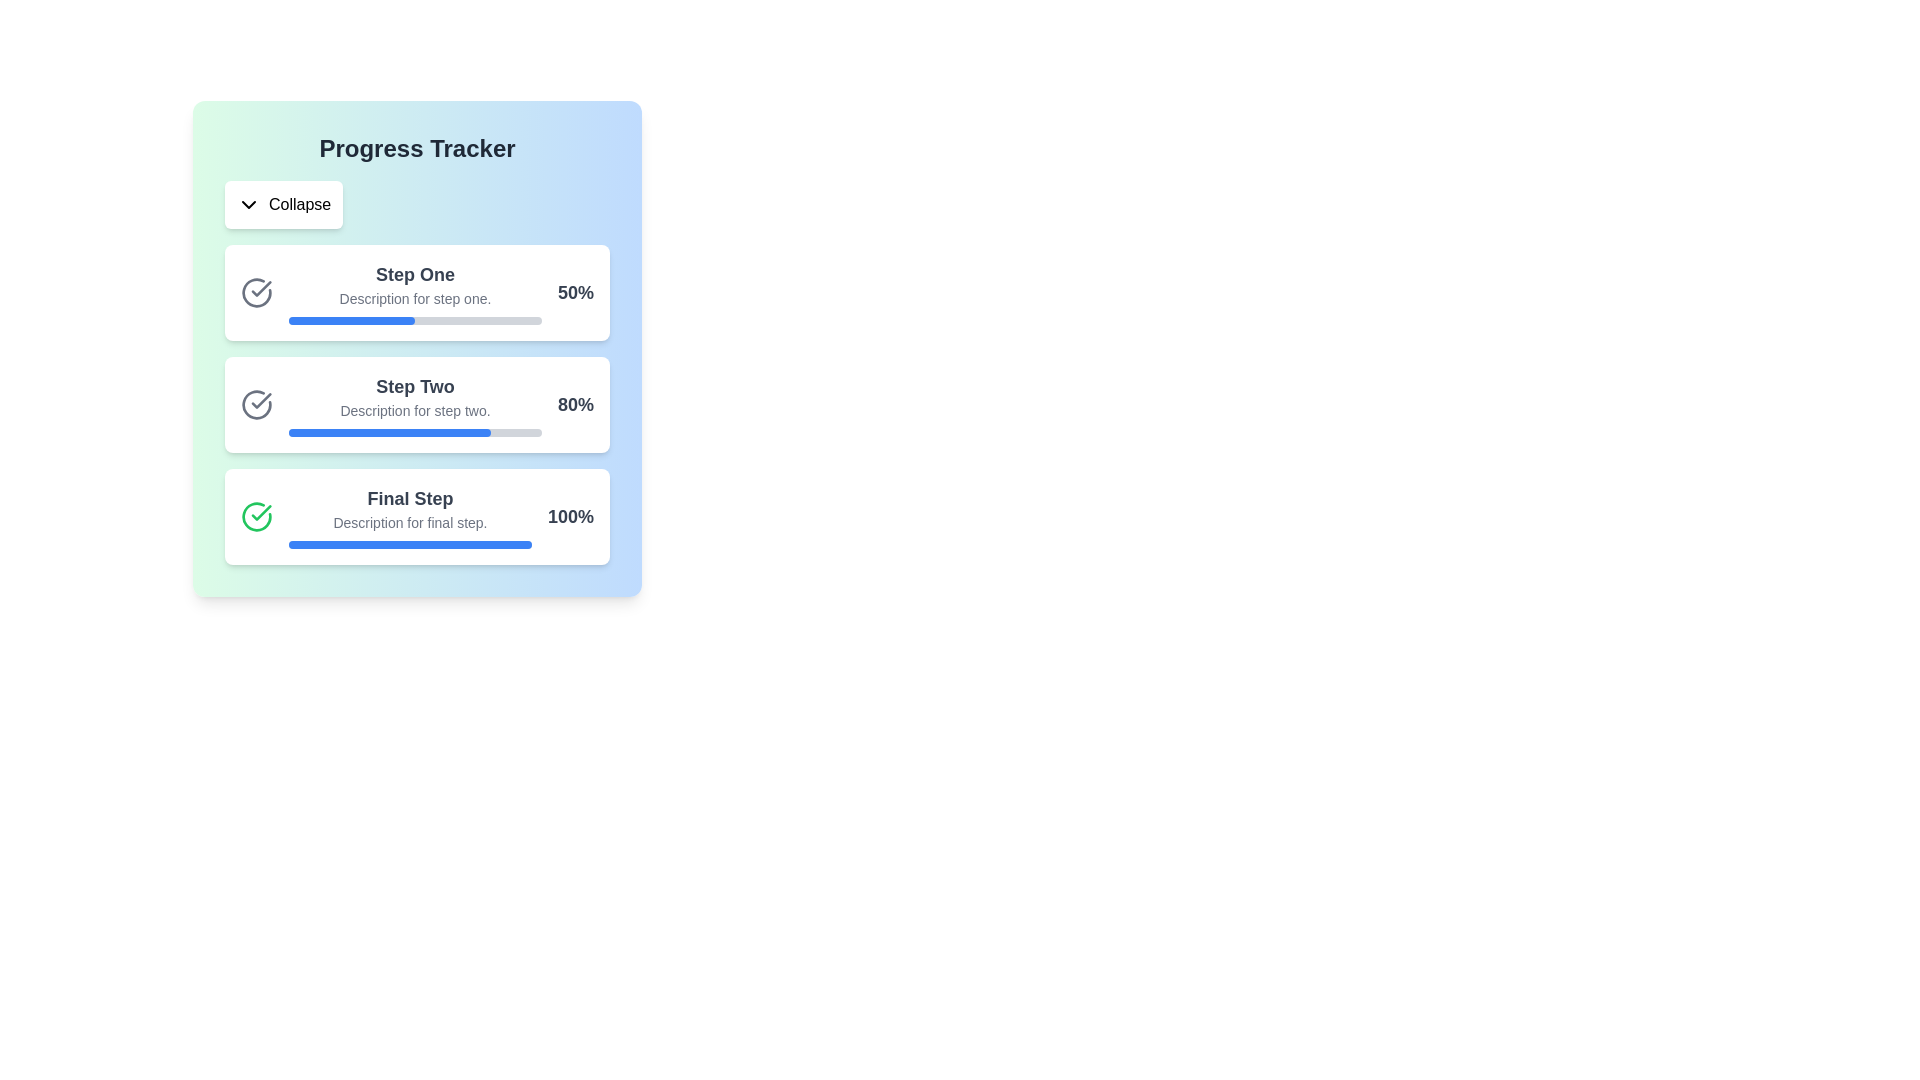  I want to click on the text label element displaying 'Description for final step' in gray font, located below the 'Final Step' title in the progress tracker interface, so click(409, 522).